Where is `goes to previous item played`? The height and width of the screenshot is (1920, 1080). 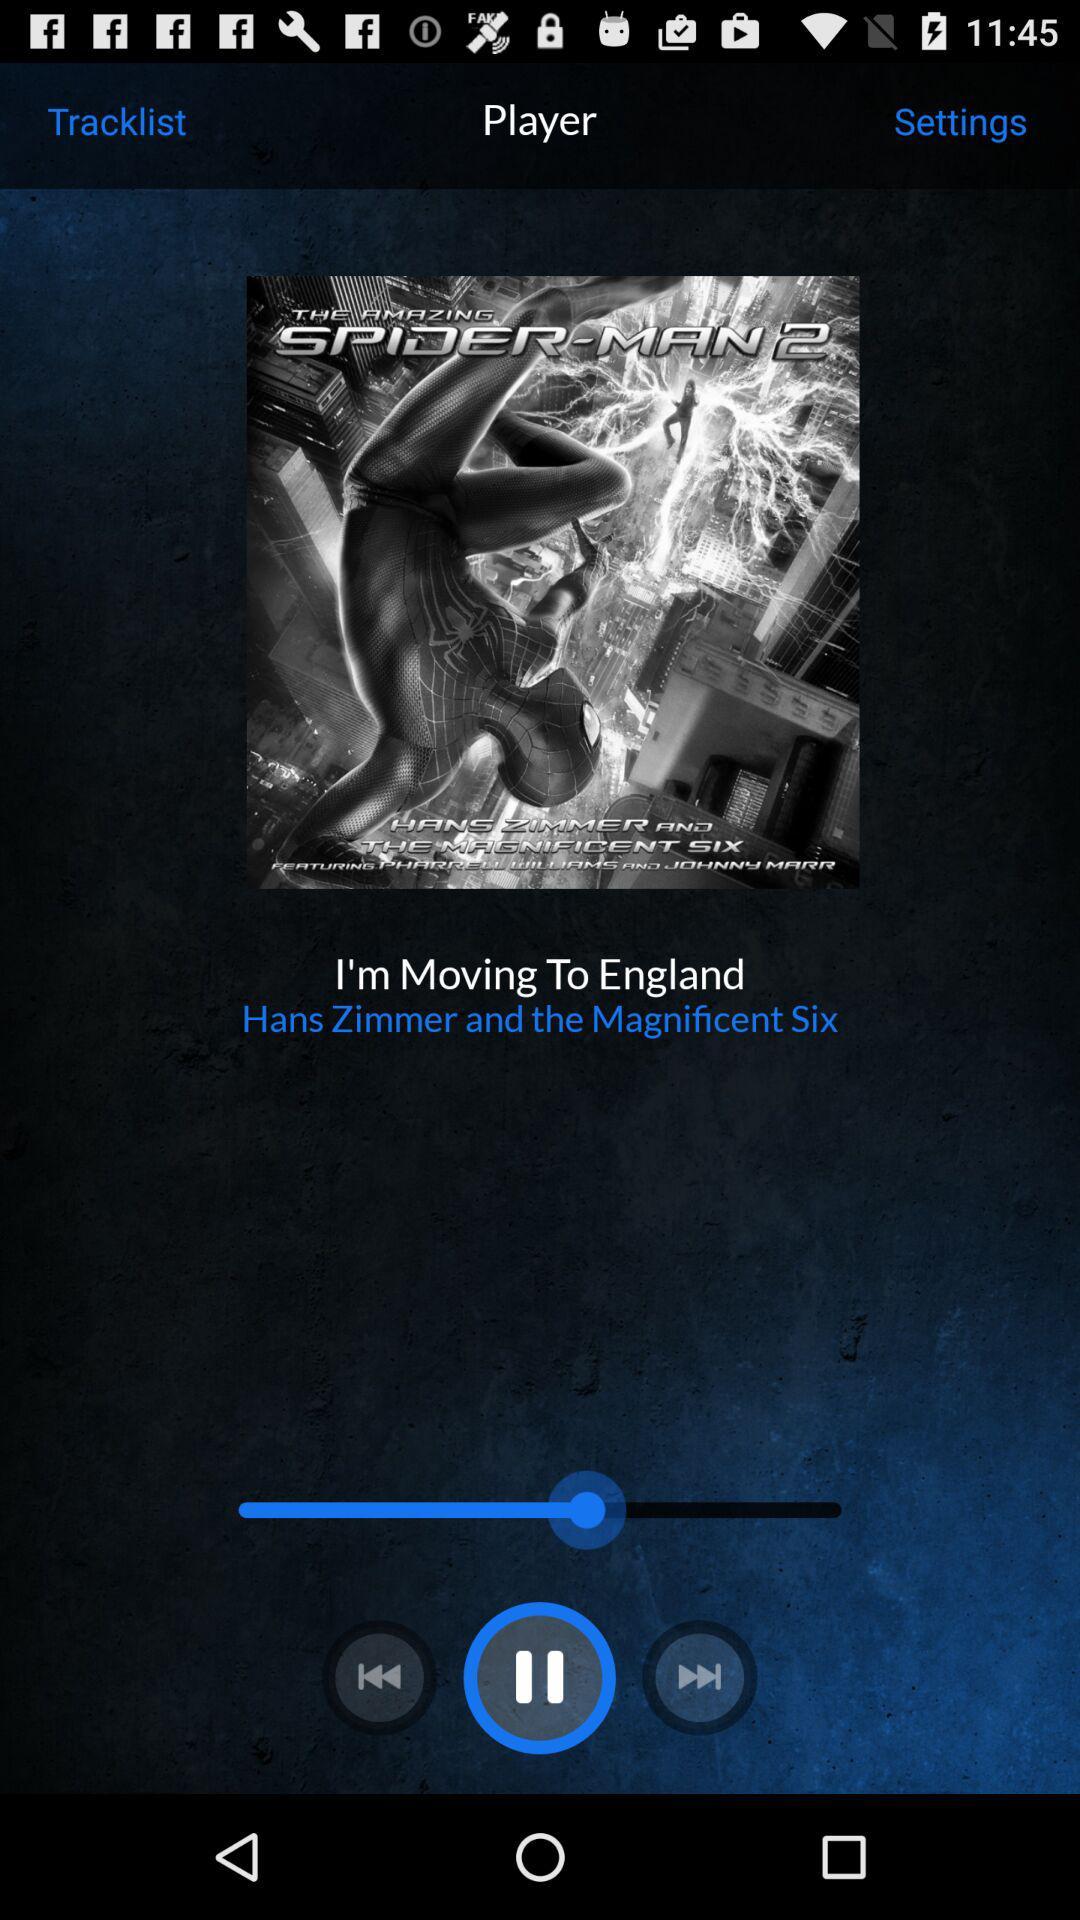
goes to previous item played is located at coordinates (379, 1677).